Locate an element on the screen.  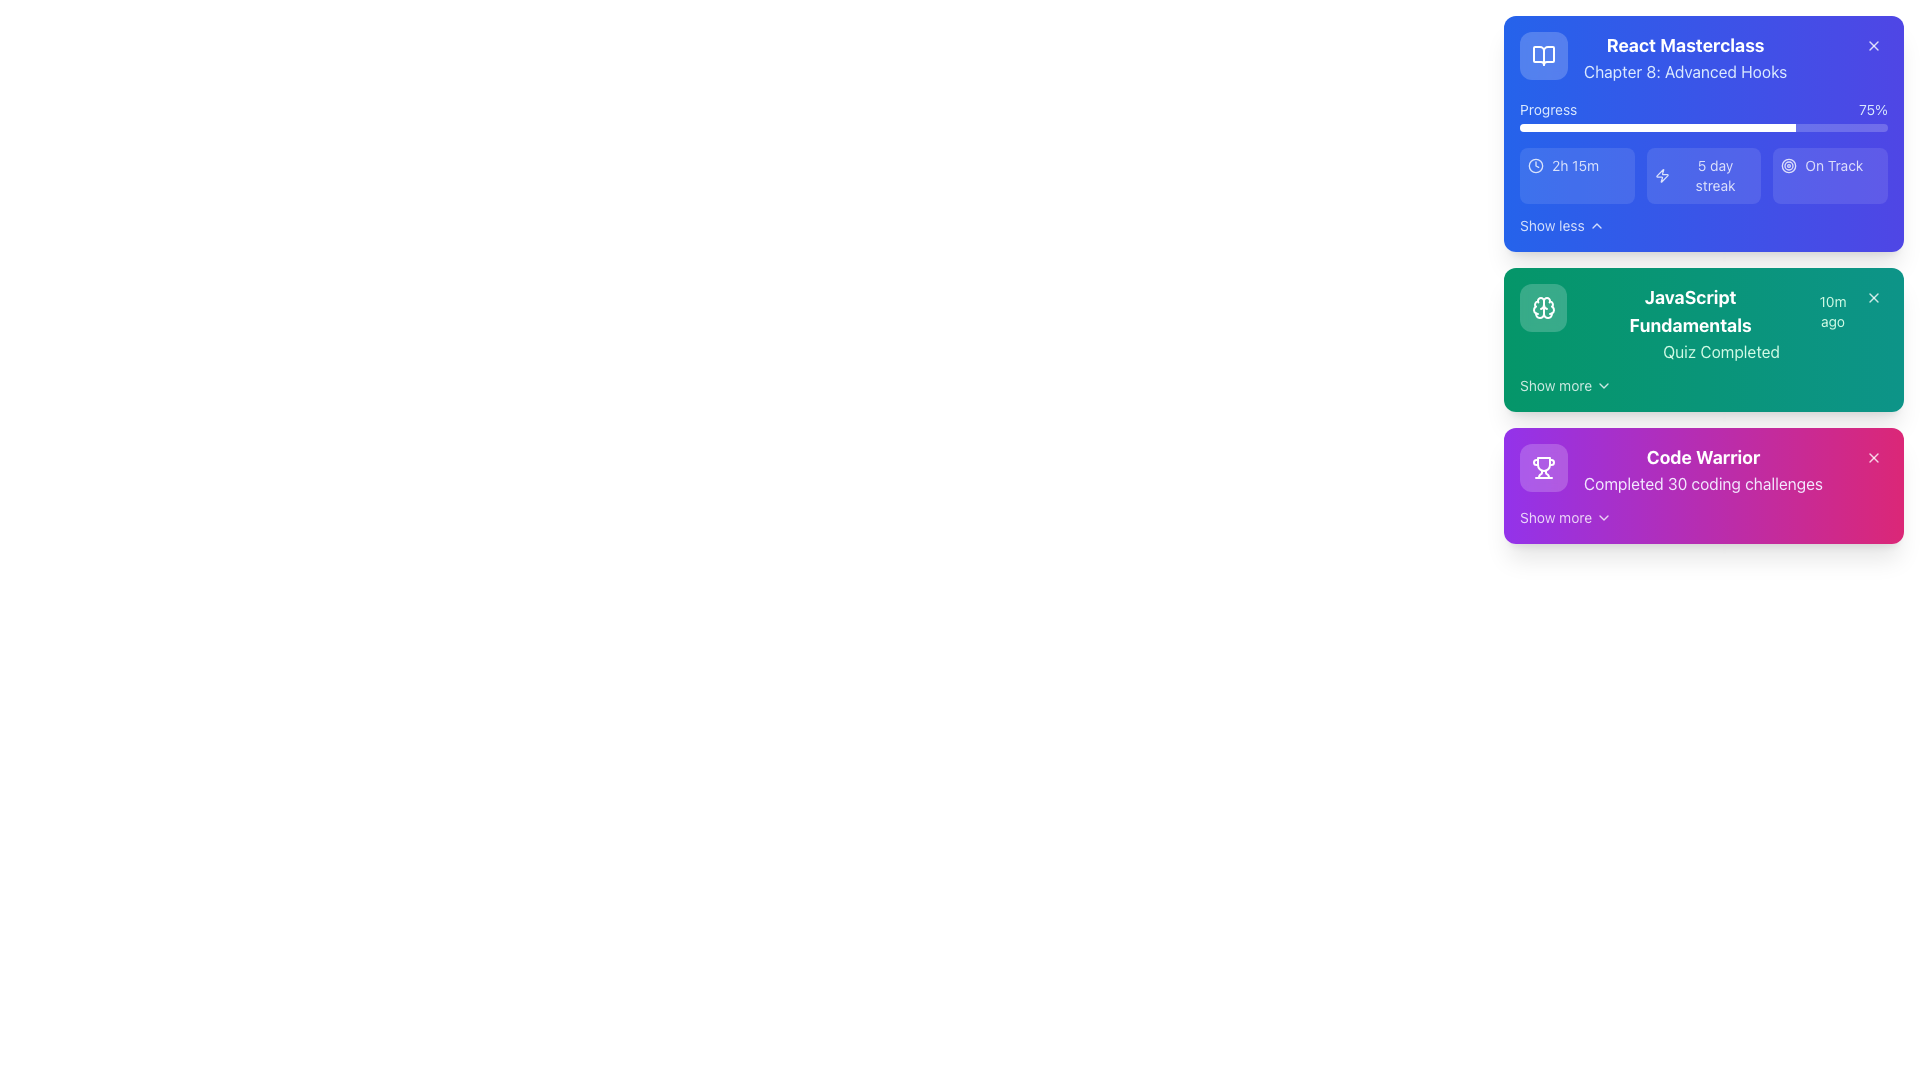
the outer circular component of the clock icon located at the top-left area of the 'React Masterclass' card, which signifies a time-related concept is located at coordinates (1535, 164).